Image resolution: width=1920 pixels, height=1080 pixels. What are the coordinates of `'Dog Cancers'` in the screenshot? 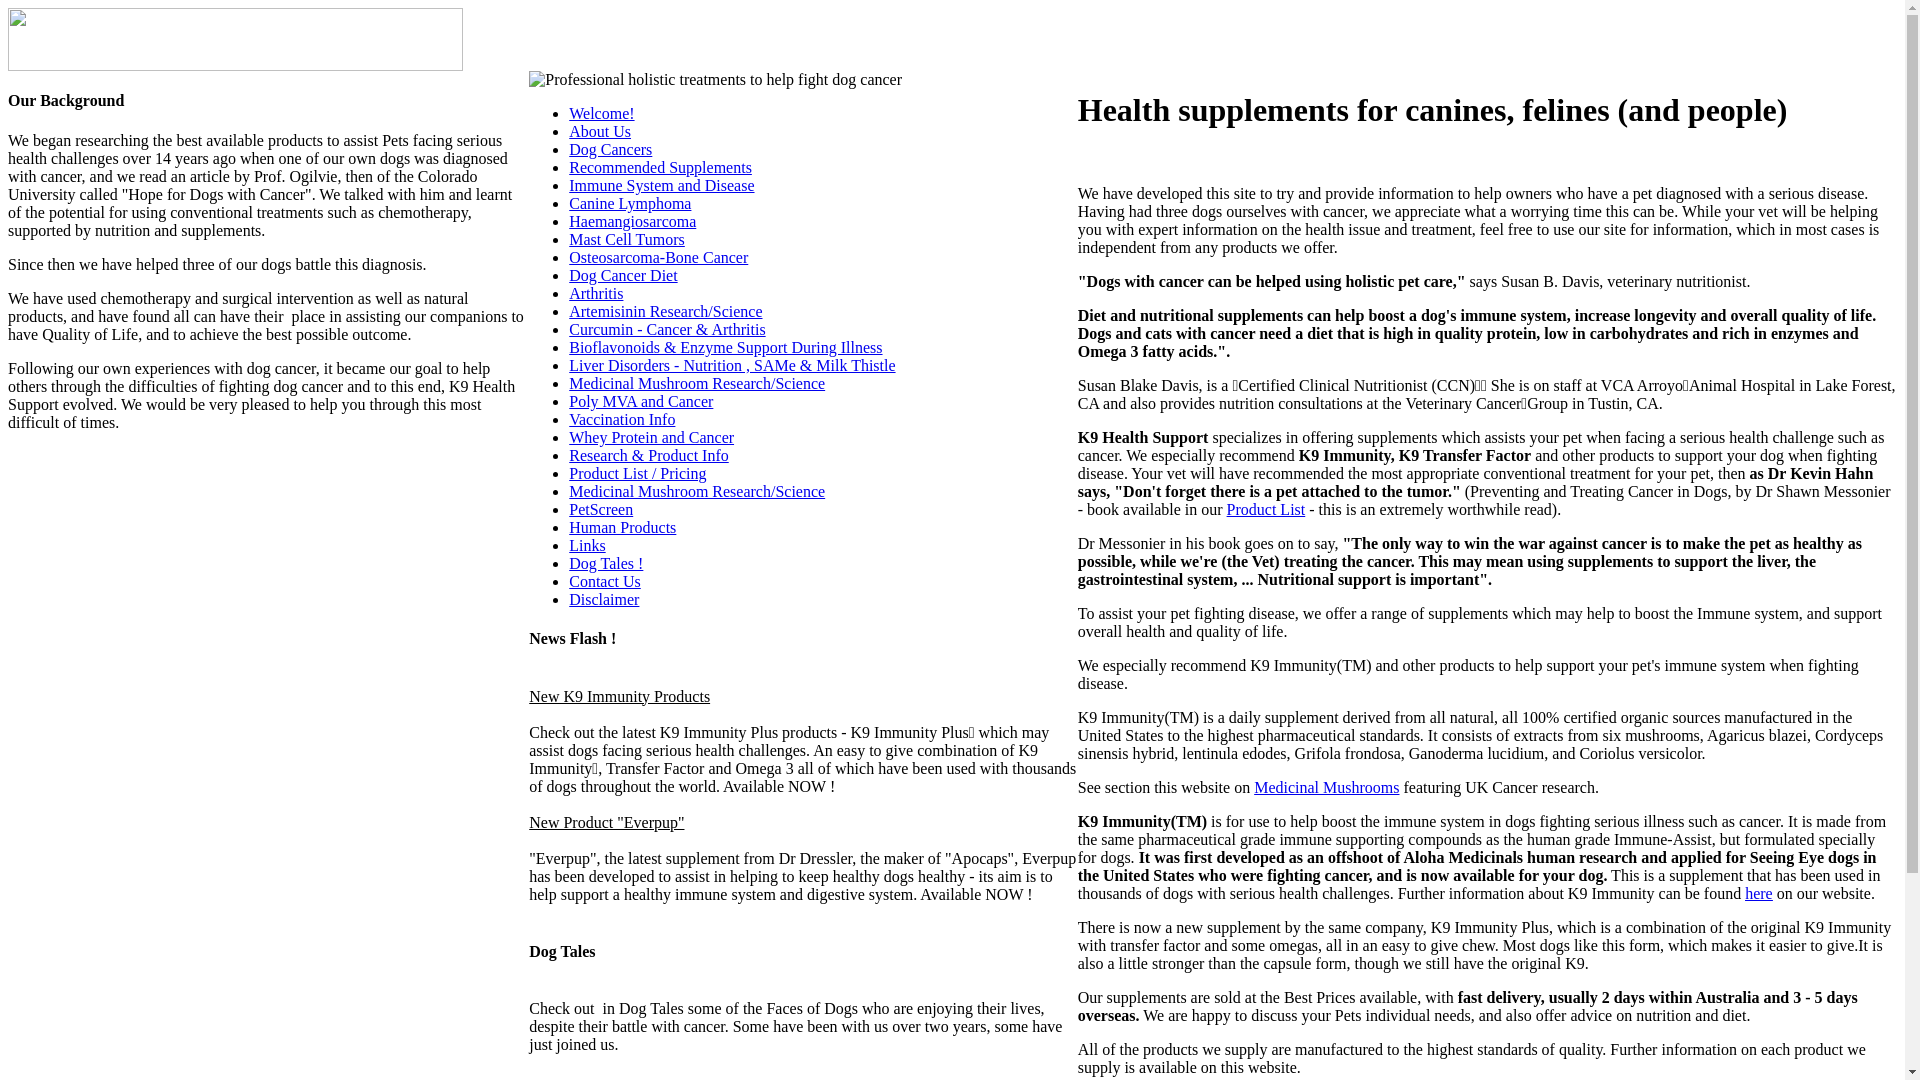 It's located at (568, 148).